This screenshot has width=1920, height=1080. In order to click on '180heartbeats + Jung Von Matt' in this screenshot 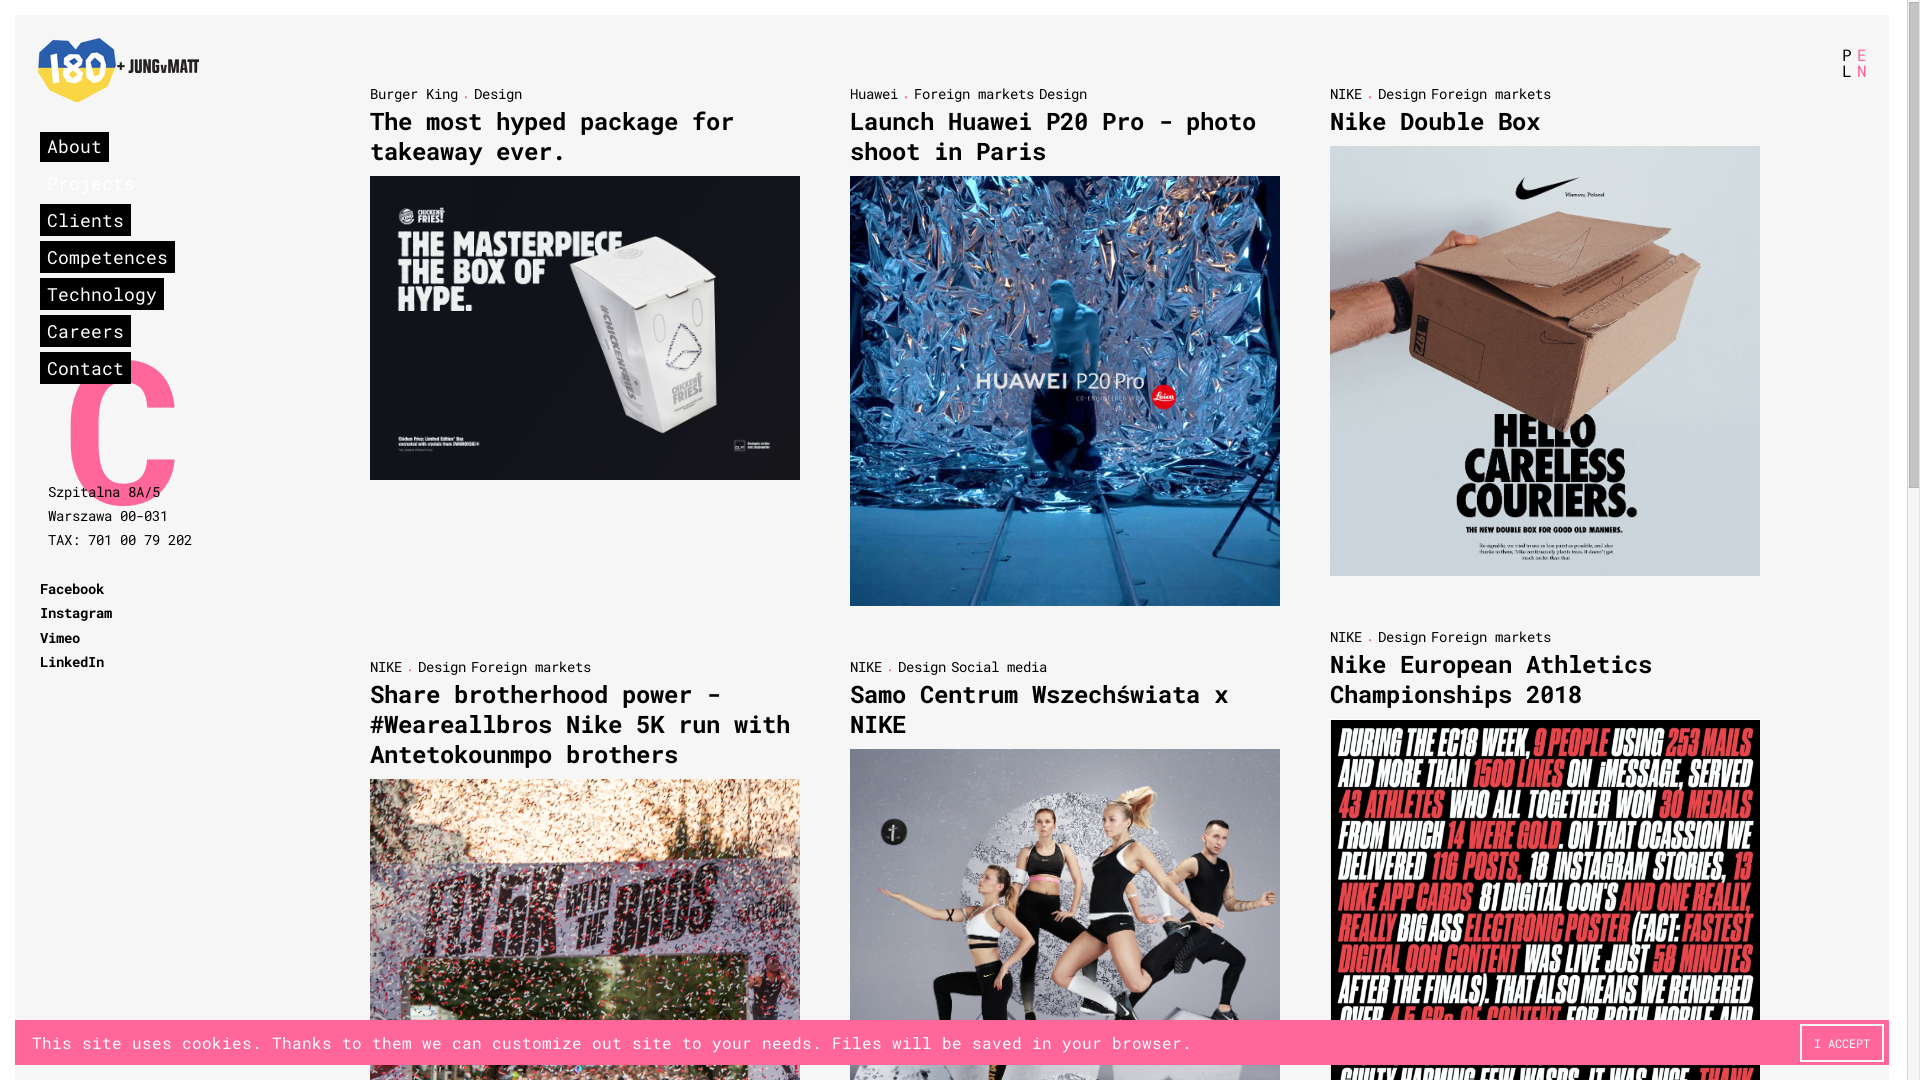, I will do `click(117, 71)`.